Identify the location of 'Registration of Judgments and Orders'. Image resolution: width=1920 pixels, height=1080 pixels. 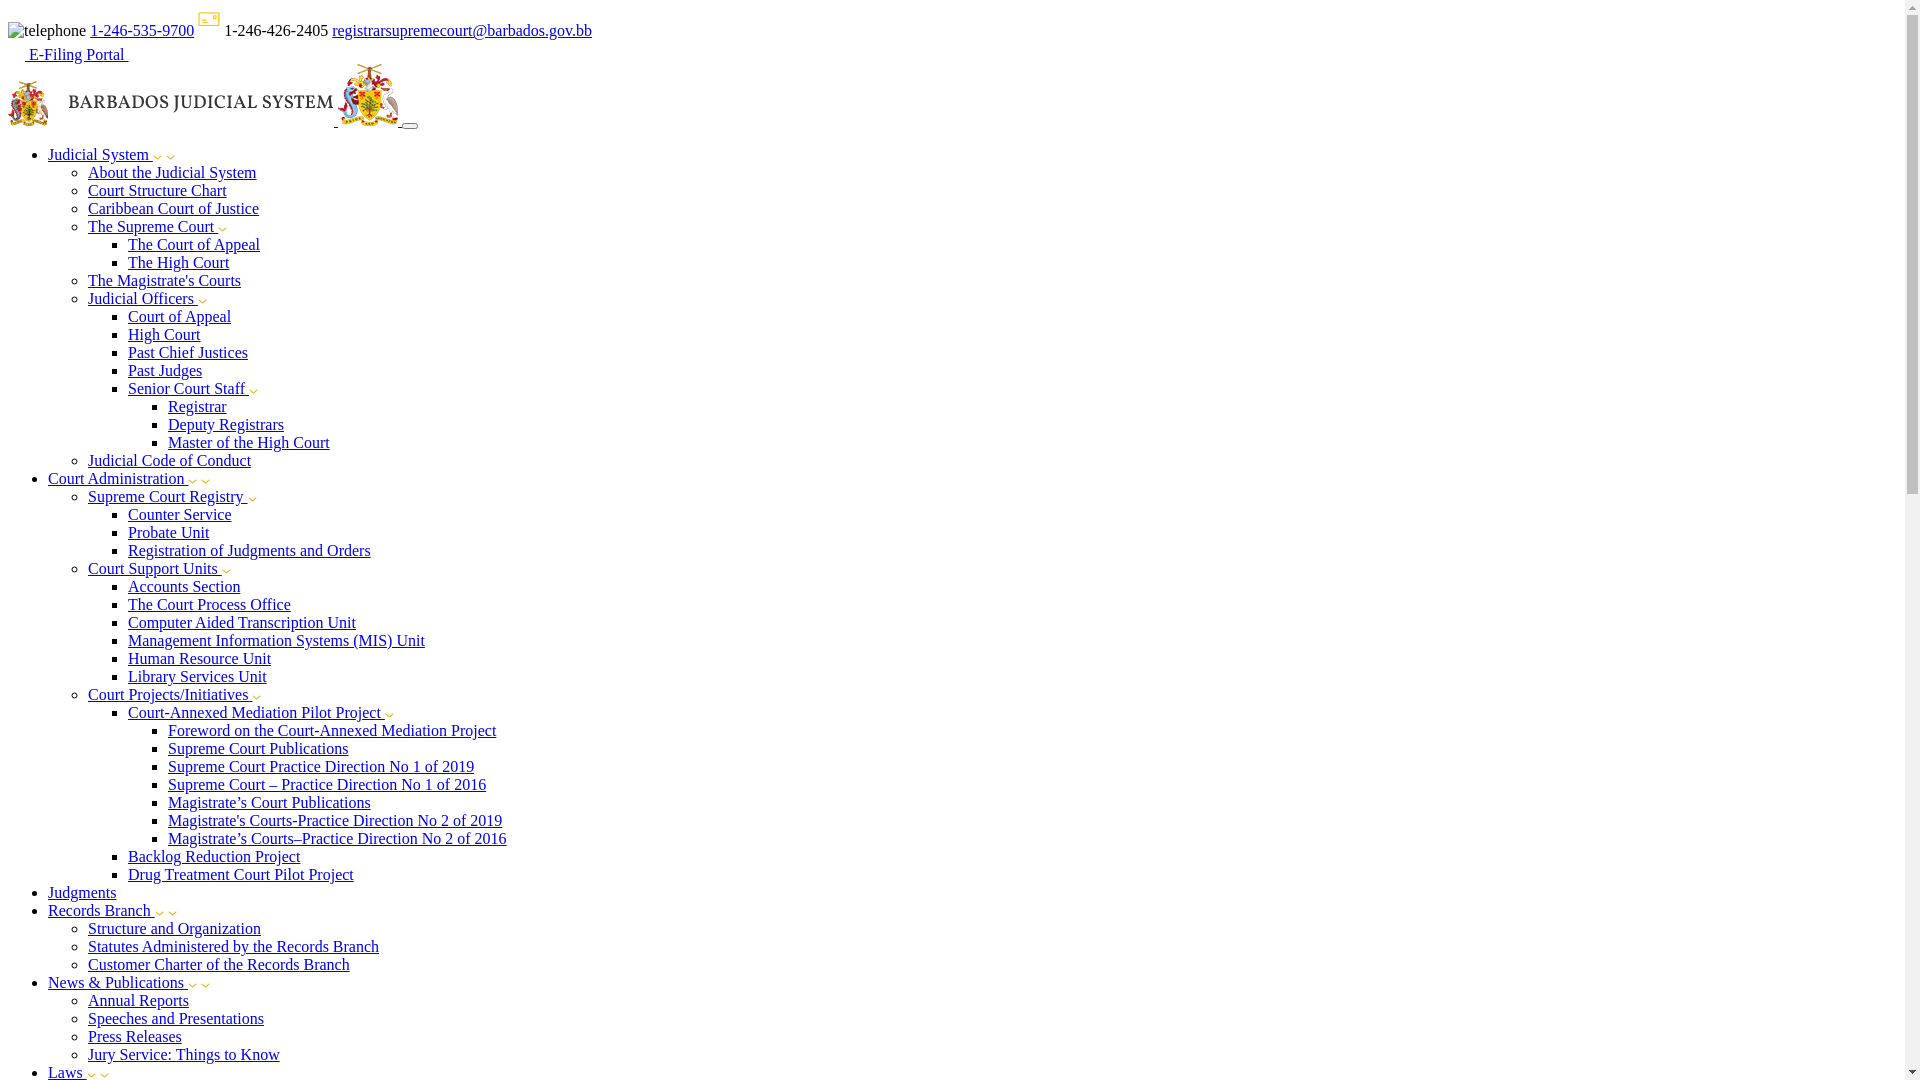
(127, 550).